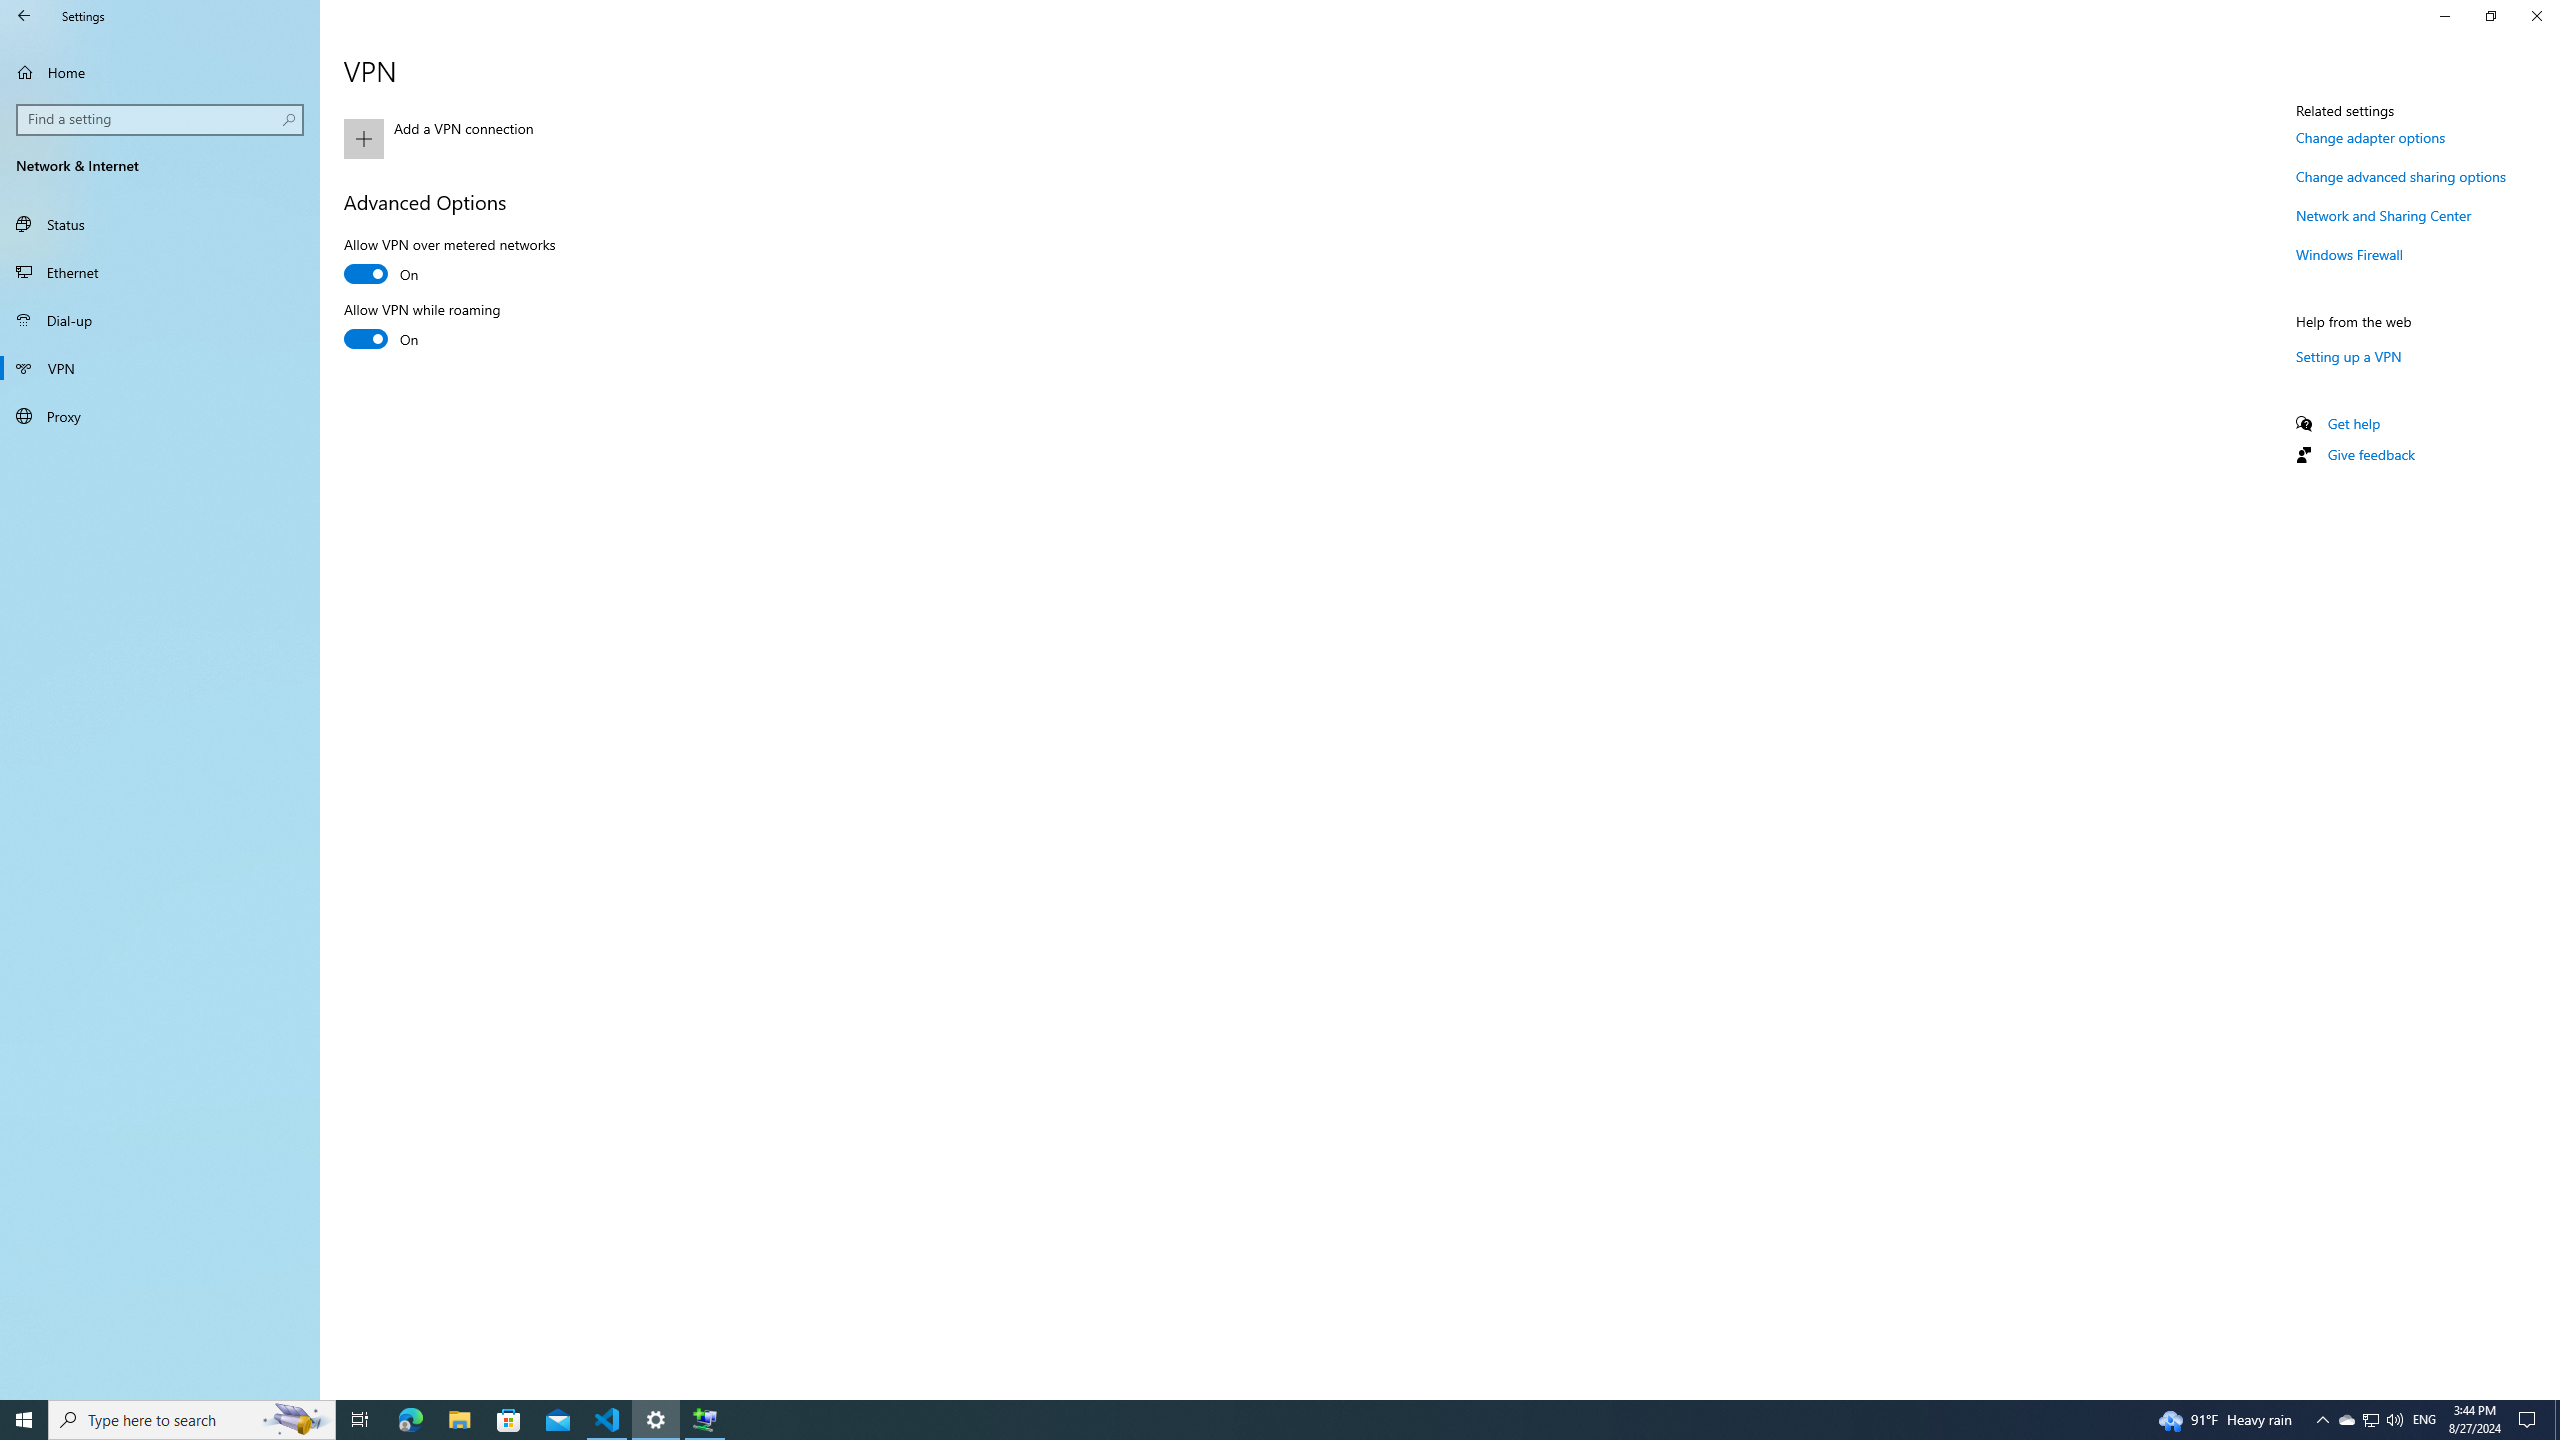 This screenshot has width=2560, height=1440. I want to click on 'Add a VPN connection', so click(560, 137).